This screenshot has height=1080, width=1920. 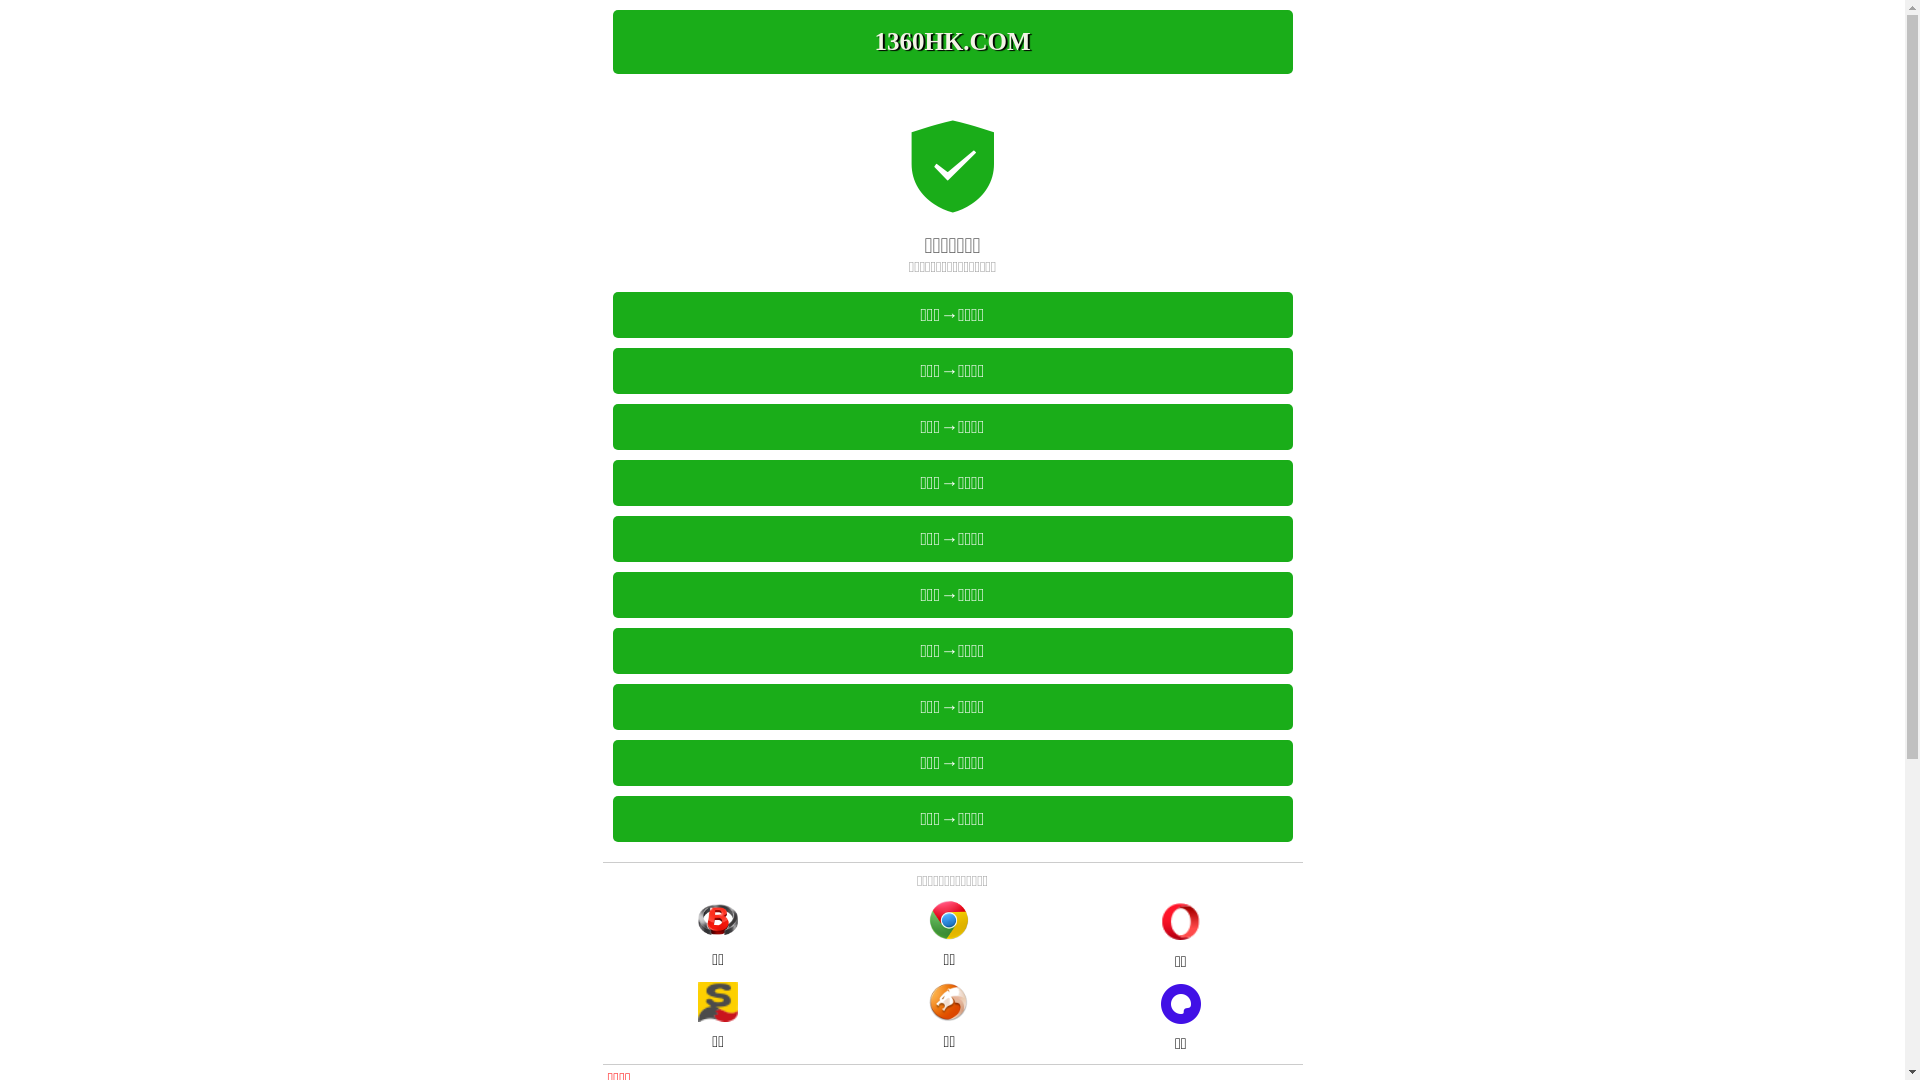 I want to click on '1369HK.COM', so click(x=950, y=42).